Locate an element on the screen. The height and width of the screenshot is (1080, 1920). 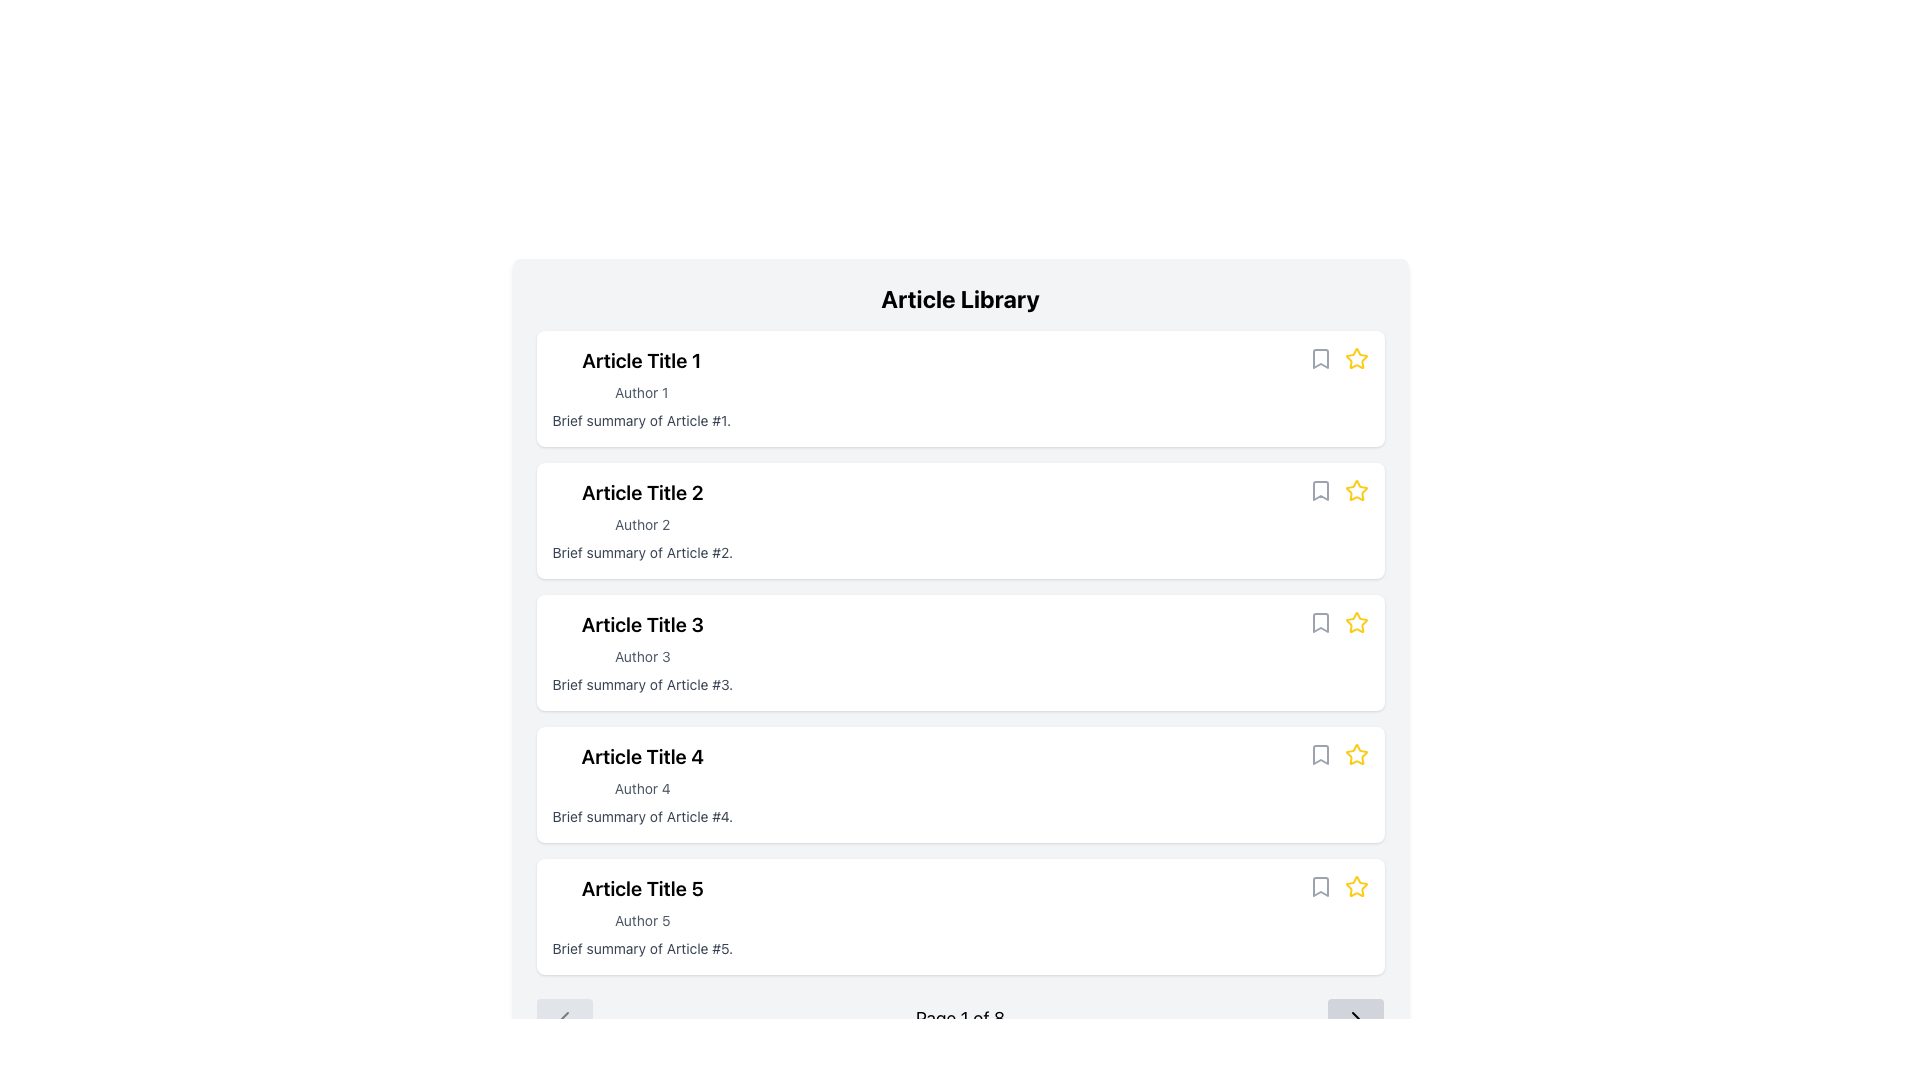
the fourth article entry in the list, which includes the title, author name, and brief summary is located at coordinates (642, 784).